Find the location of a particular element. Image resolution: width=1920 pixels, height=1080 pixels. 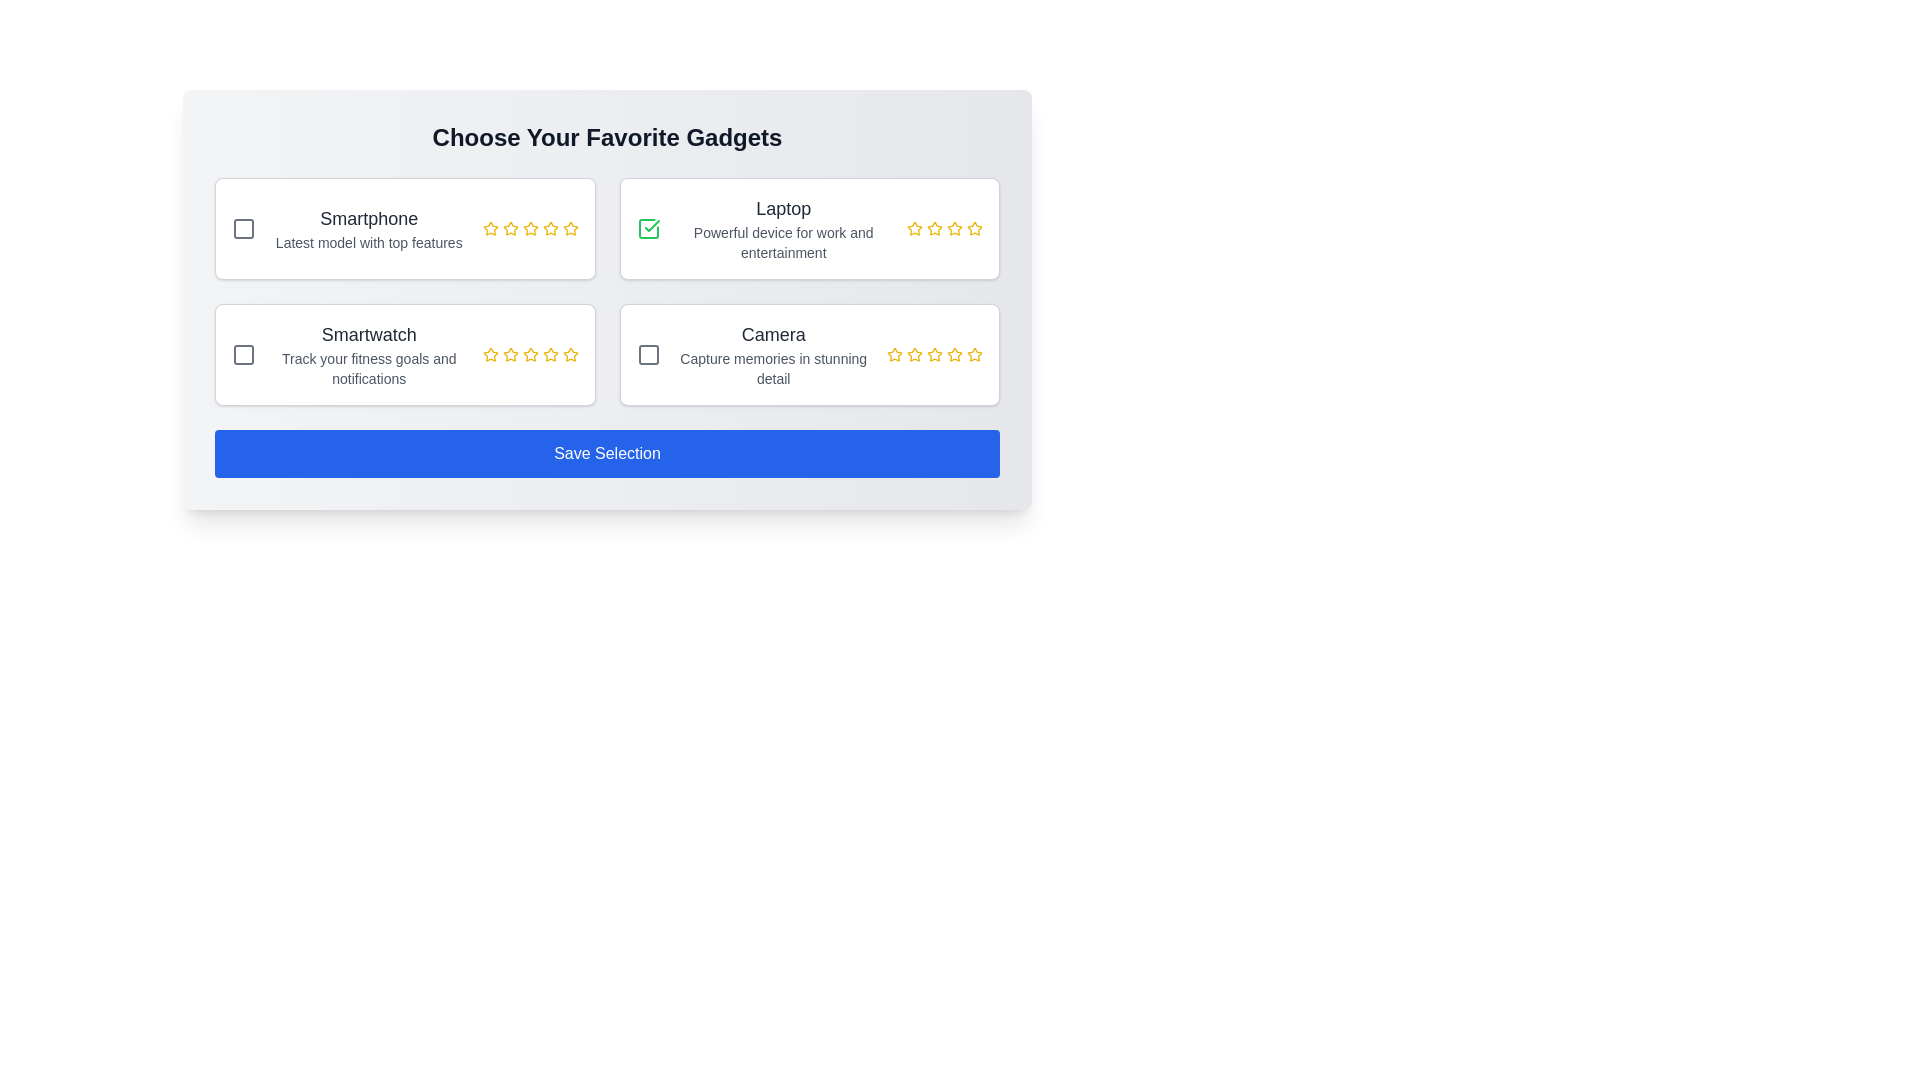

the checkbox indicator for the 'Camera' option is located at coordinates (648, 353).